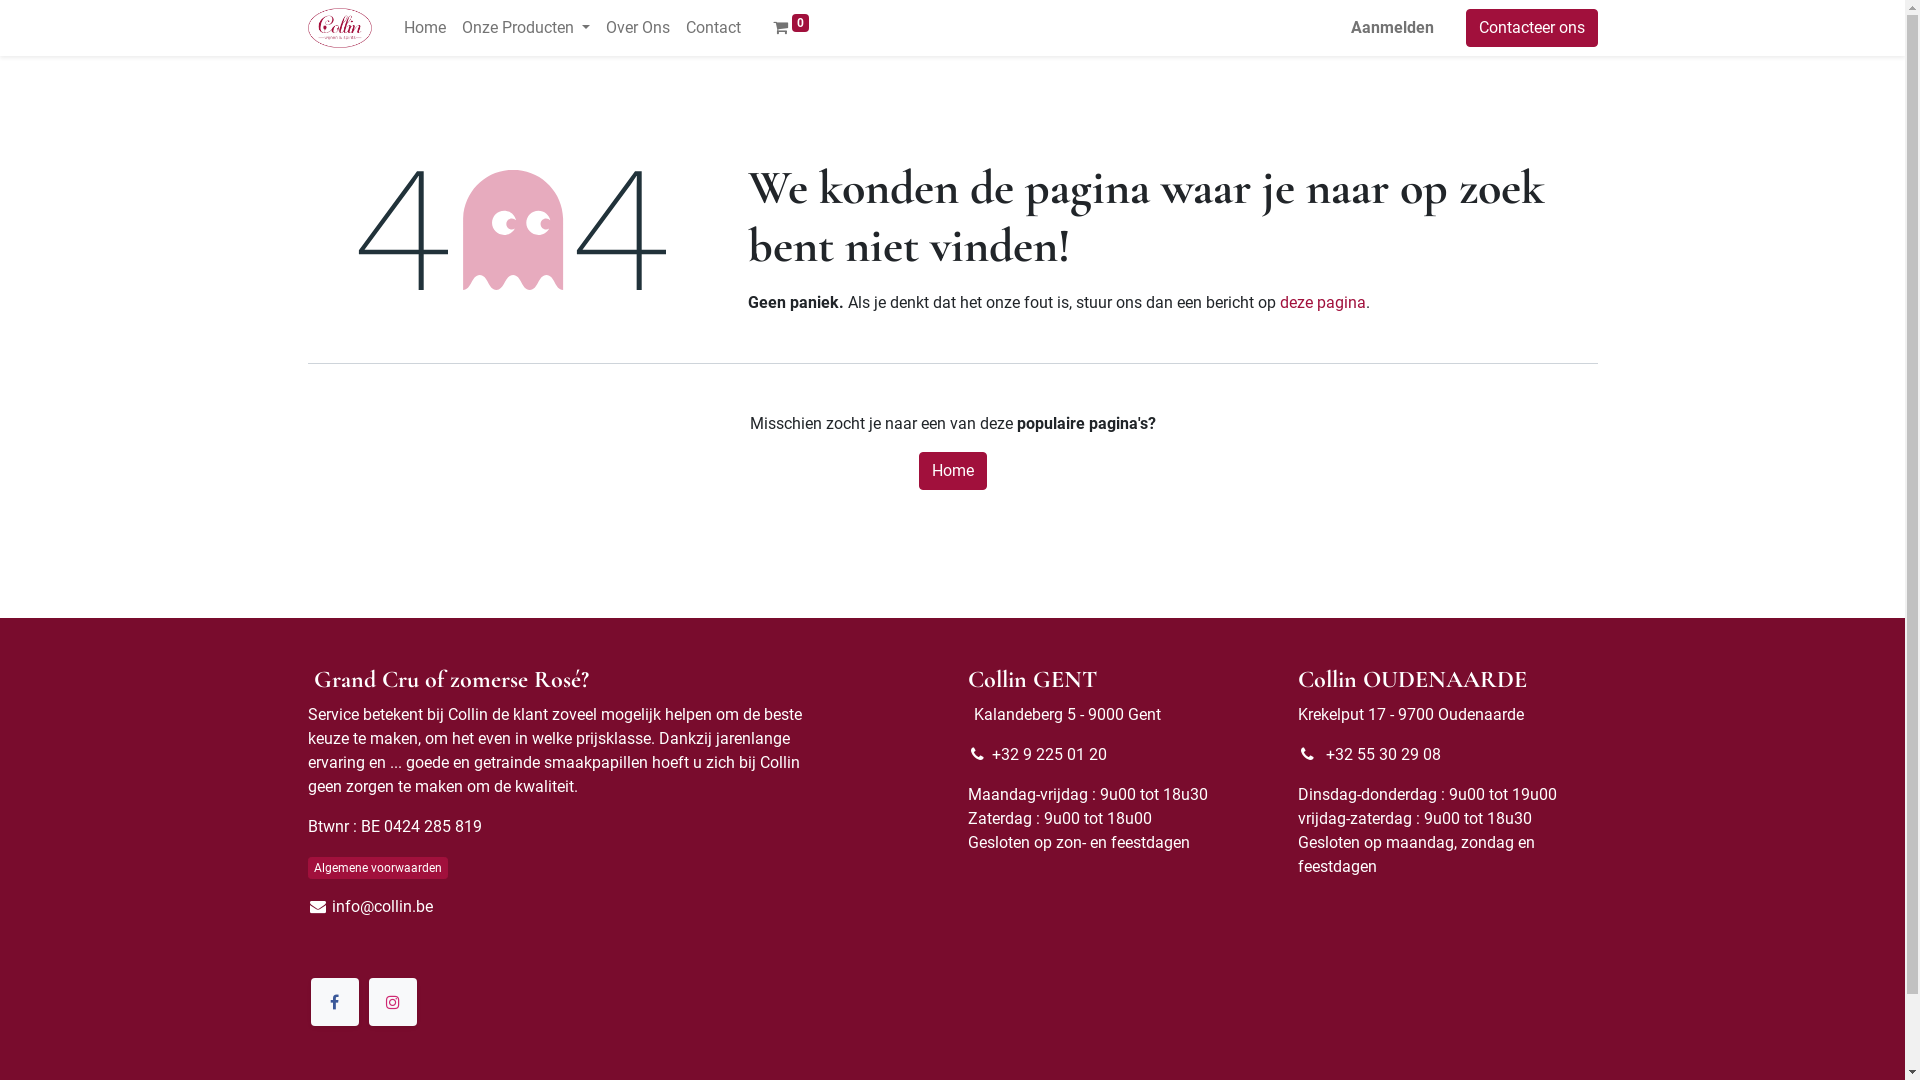  Describe the element at coordinates (1323, 302) in the screenshot. I see `'deze pagina'` at that location.